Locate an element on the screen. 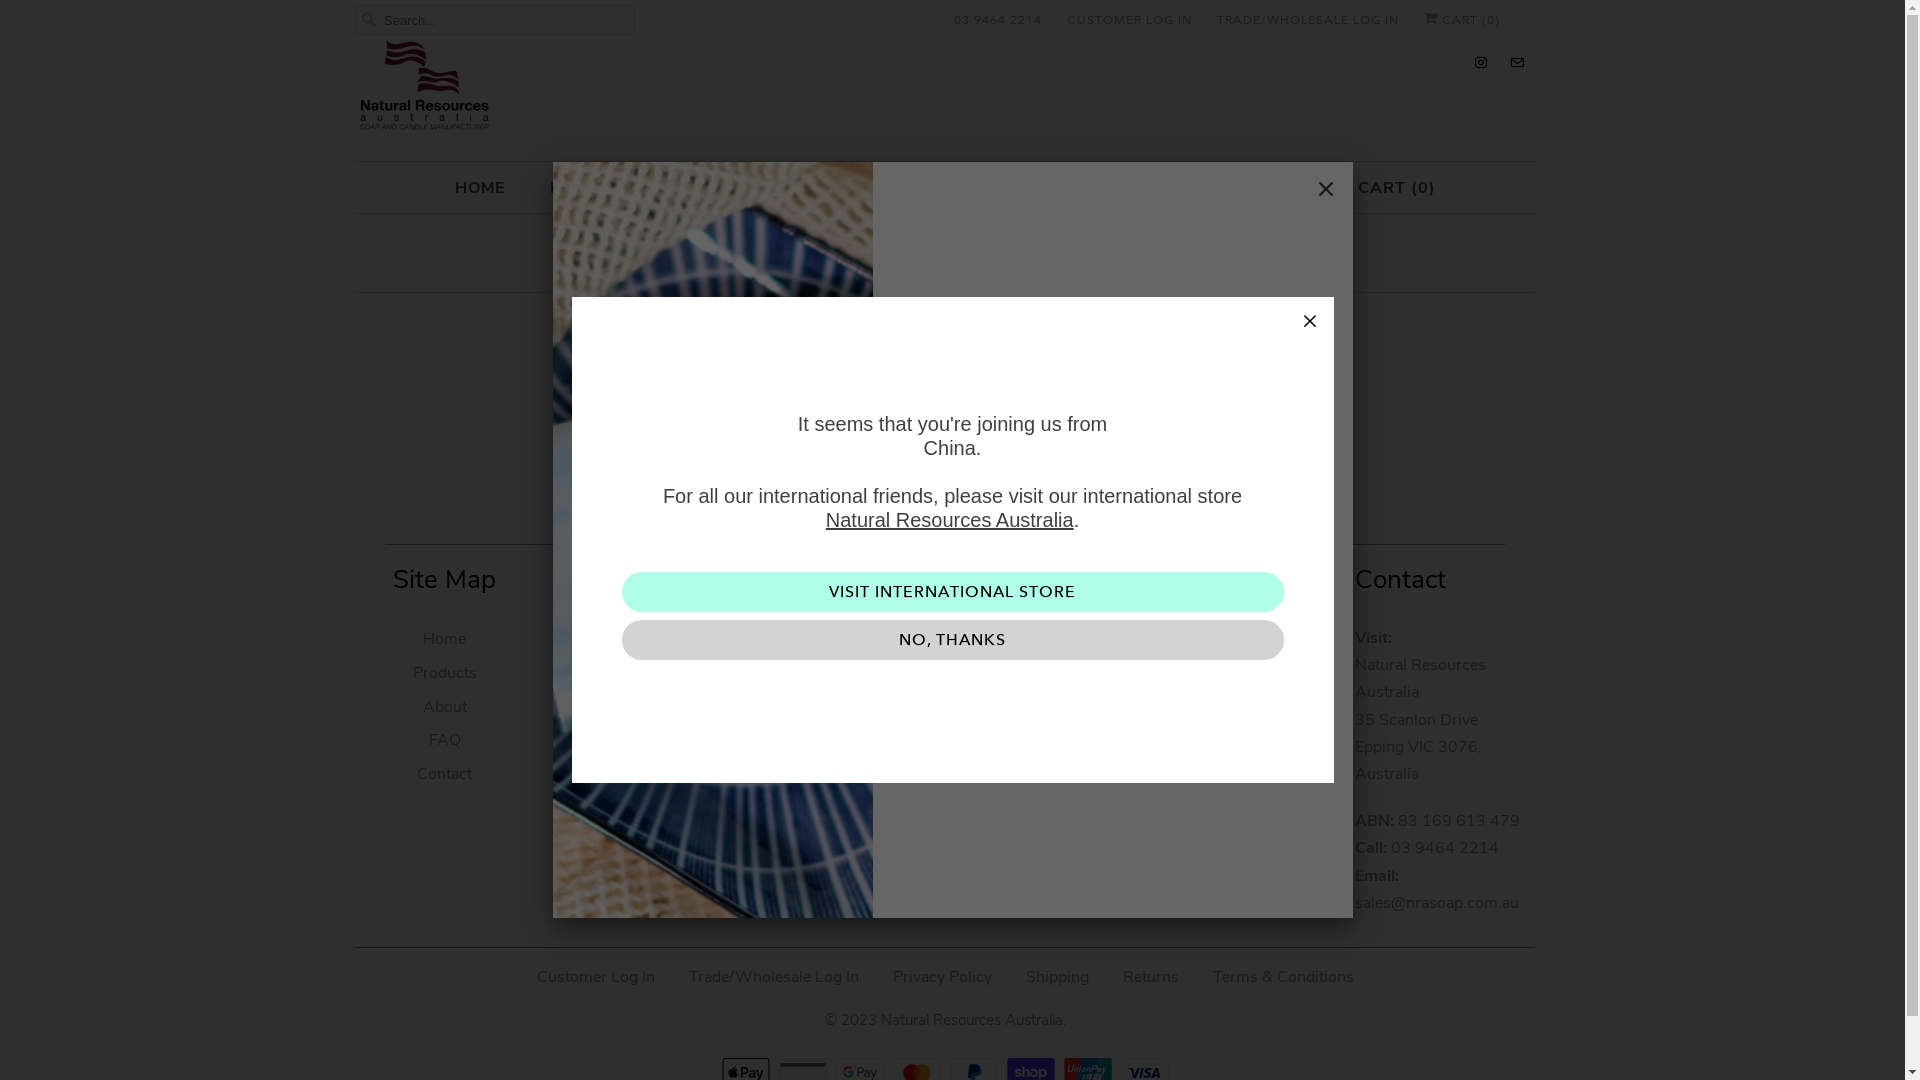 The image size is (1920, 1080). 'Plant to Skin 100g' is located at coordinates (644, 672).